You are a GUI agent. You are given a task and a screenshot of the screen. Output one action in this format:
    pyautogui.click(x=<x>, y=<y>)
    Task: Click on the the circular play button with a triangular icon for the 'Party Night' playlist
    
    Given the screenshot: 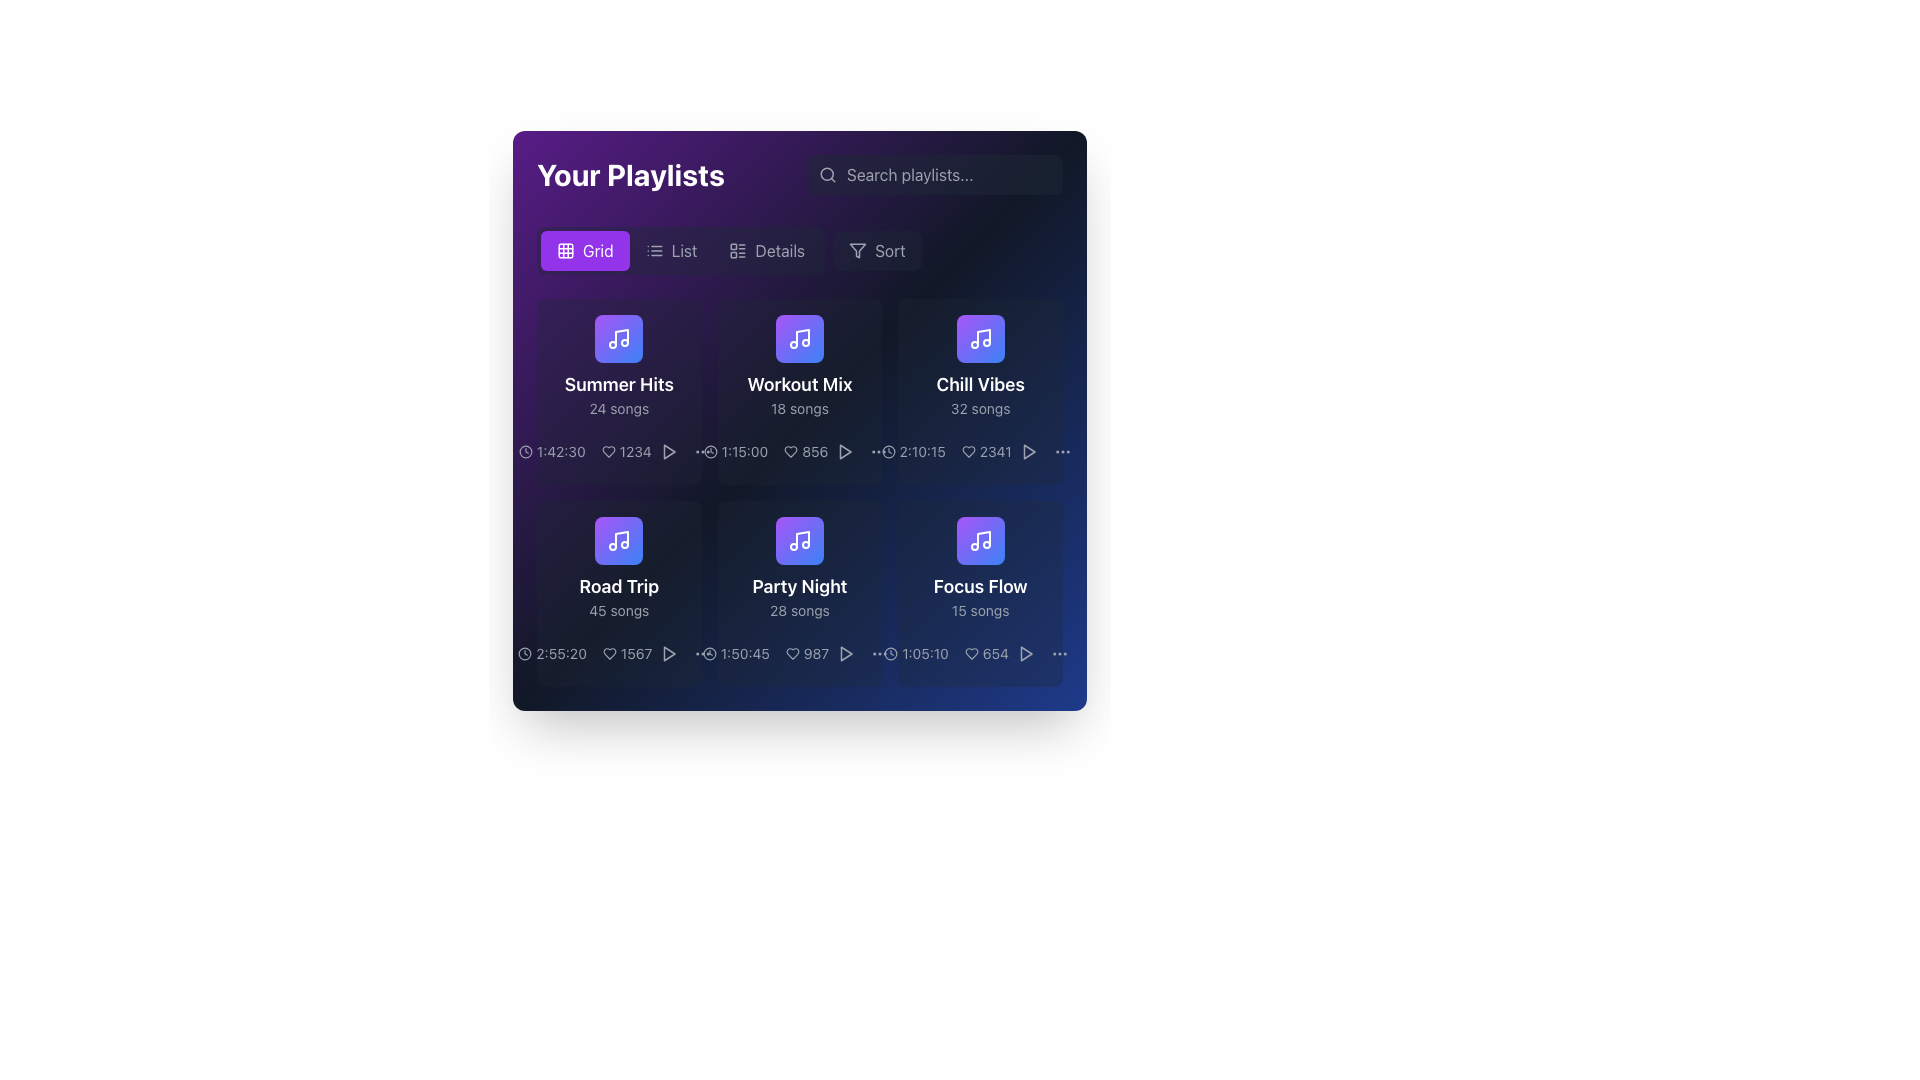 What is the action you would take?
    pyautogui.click(x=846, y=654)
    